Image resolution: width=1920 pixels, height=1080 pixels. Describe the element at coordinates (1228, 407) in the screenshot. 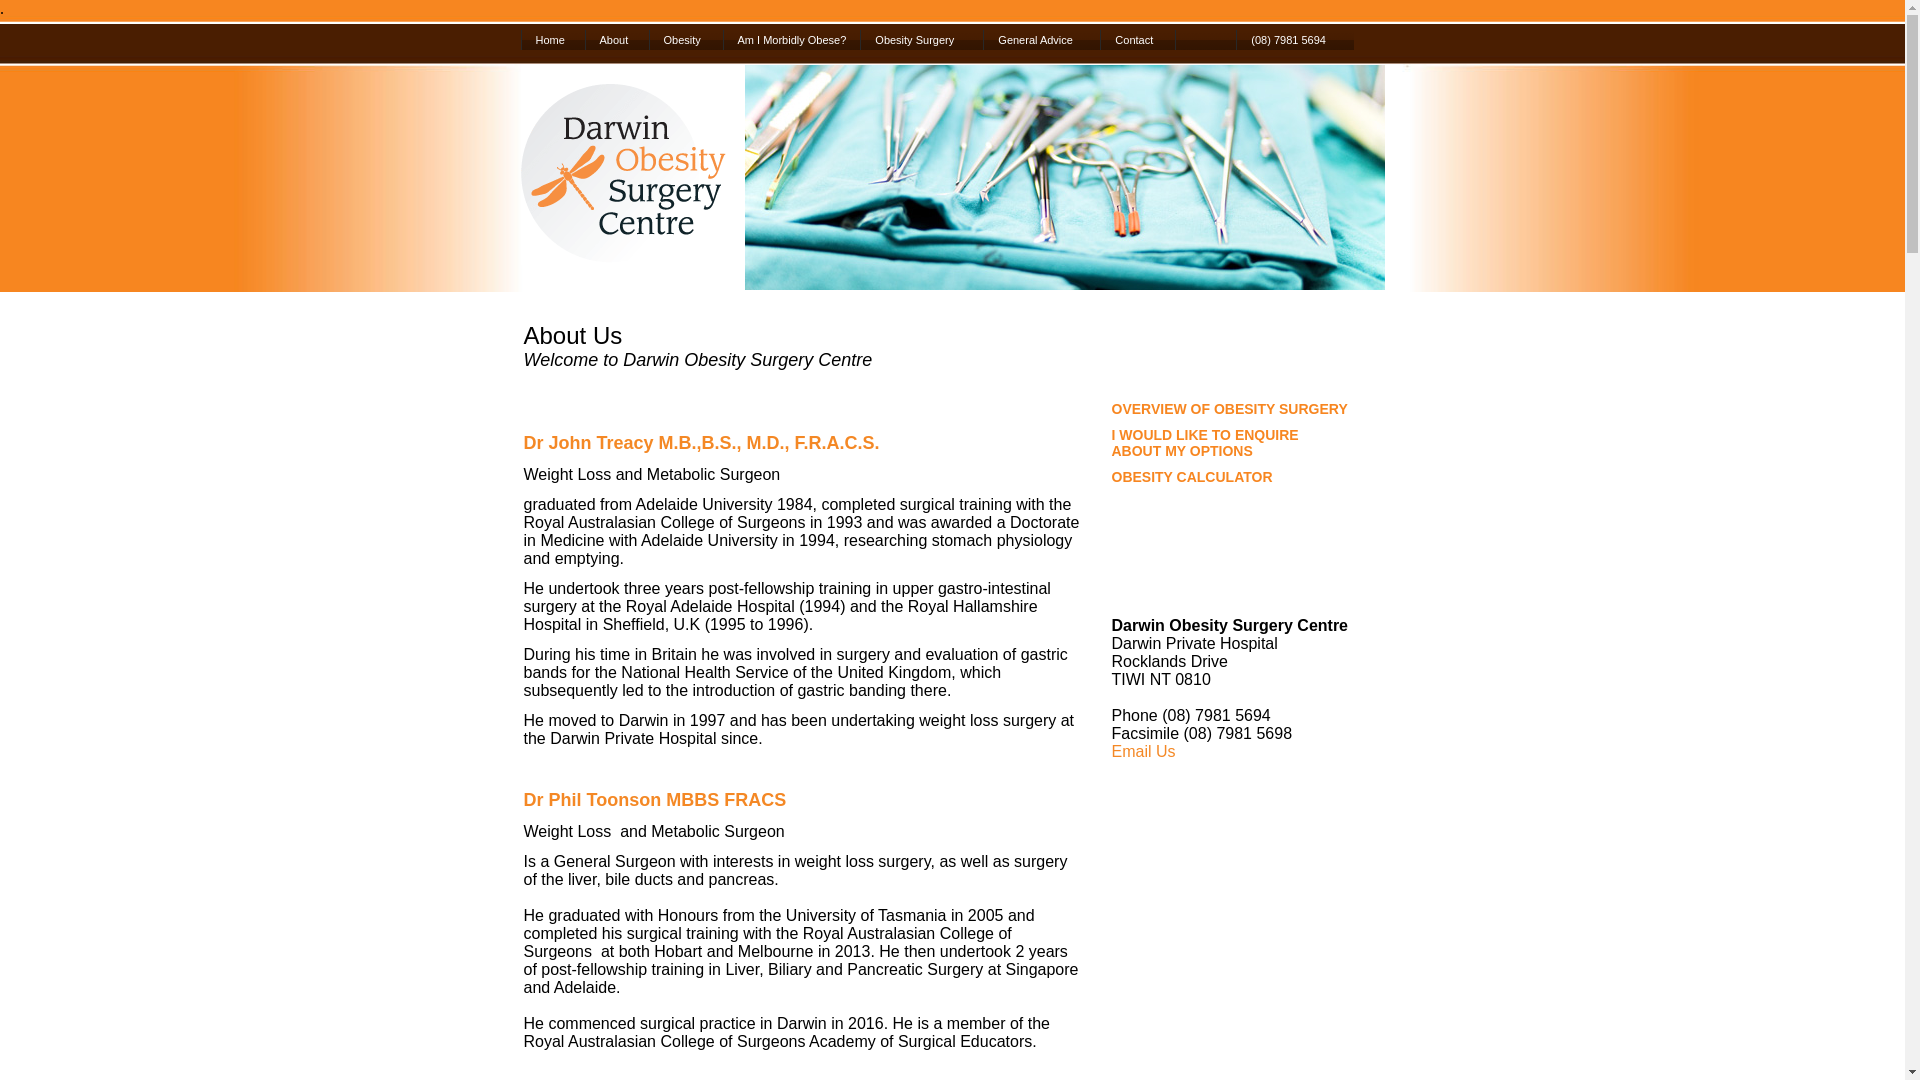

I see `'OVERVIEW OF OBESITY SURGERY'` at that location.